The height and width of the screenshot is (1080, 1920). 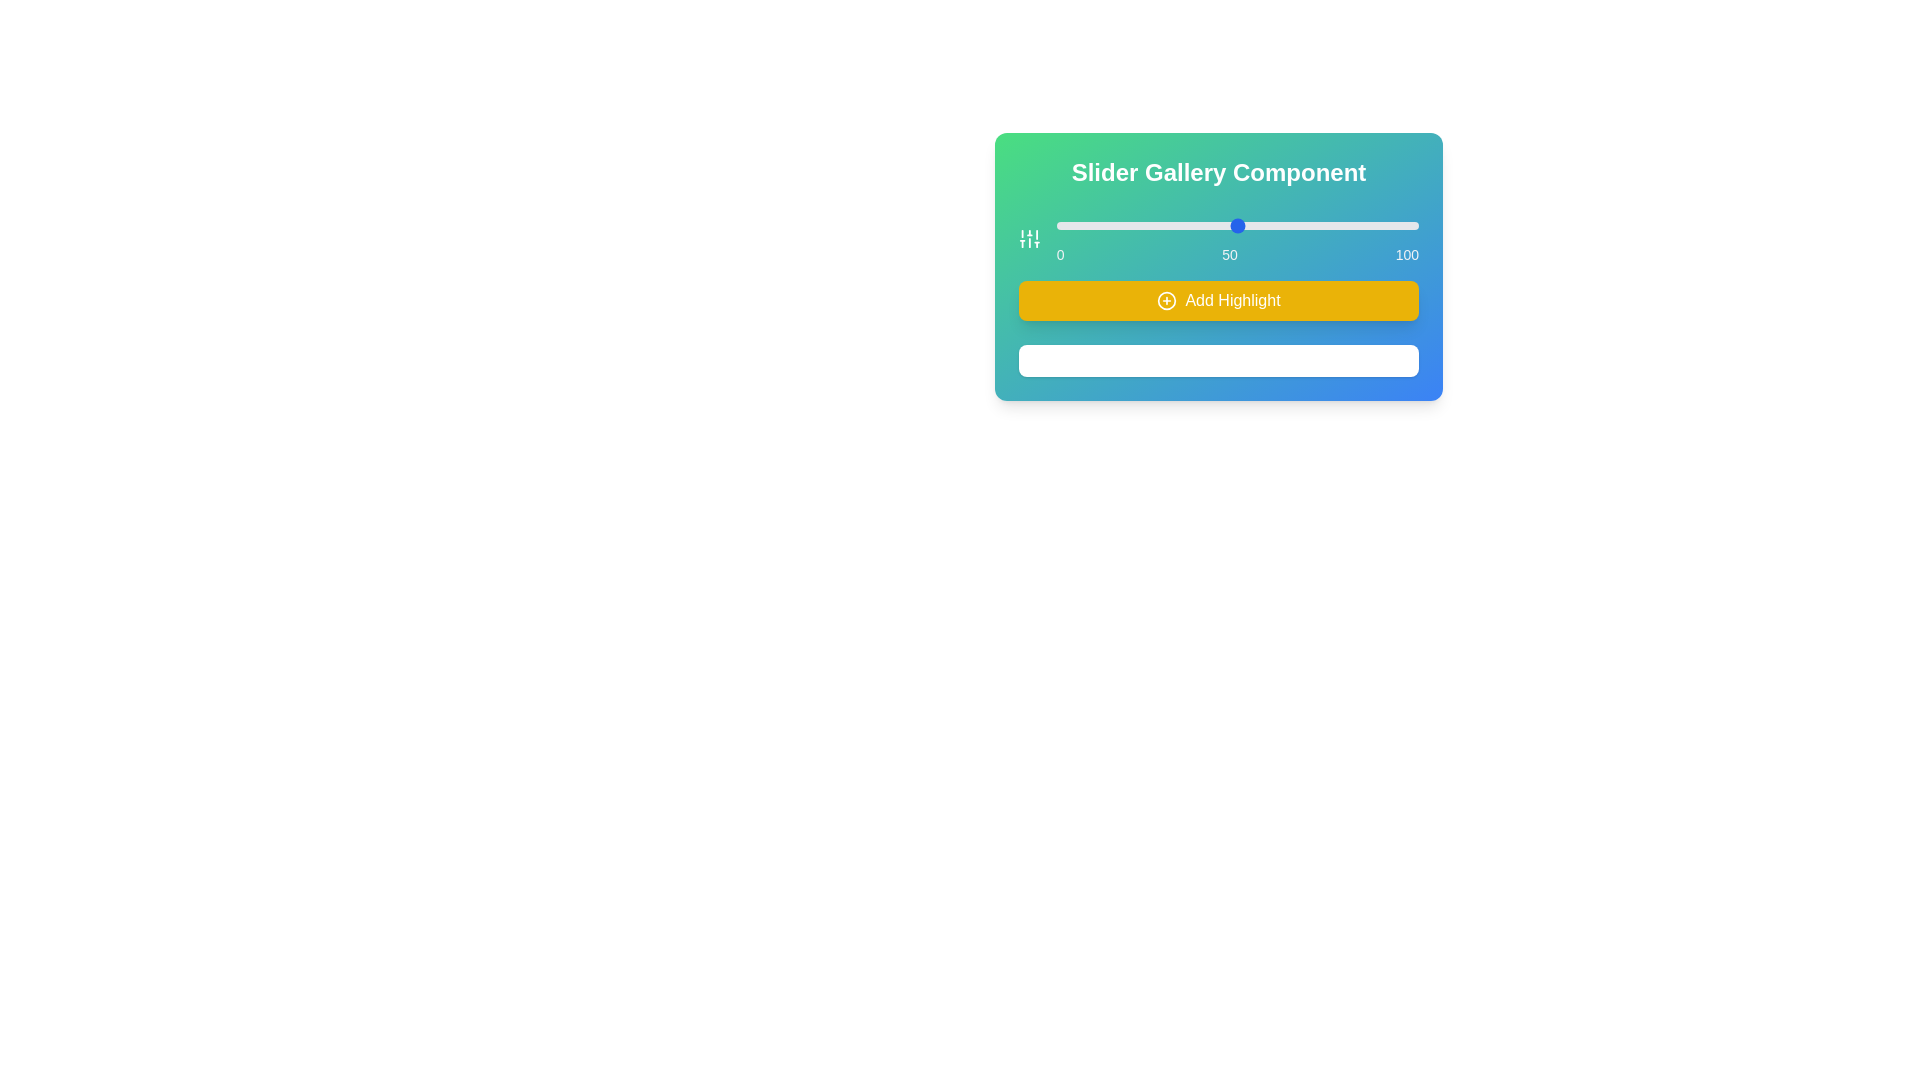 I want to click on the 'Add Highlight' button in the Composite Component, so click(x=1218, y=265).